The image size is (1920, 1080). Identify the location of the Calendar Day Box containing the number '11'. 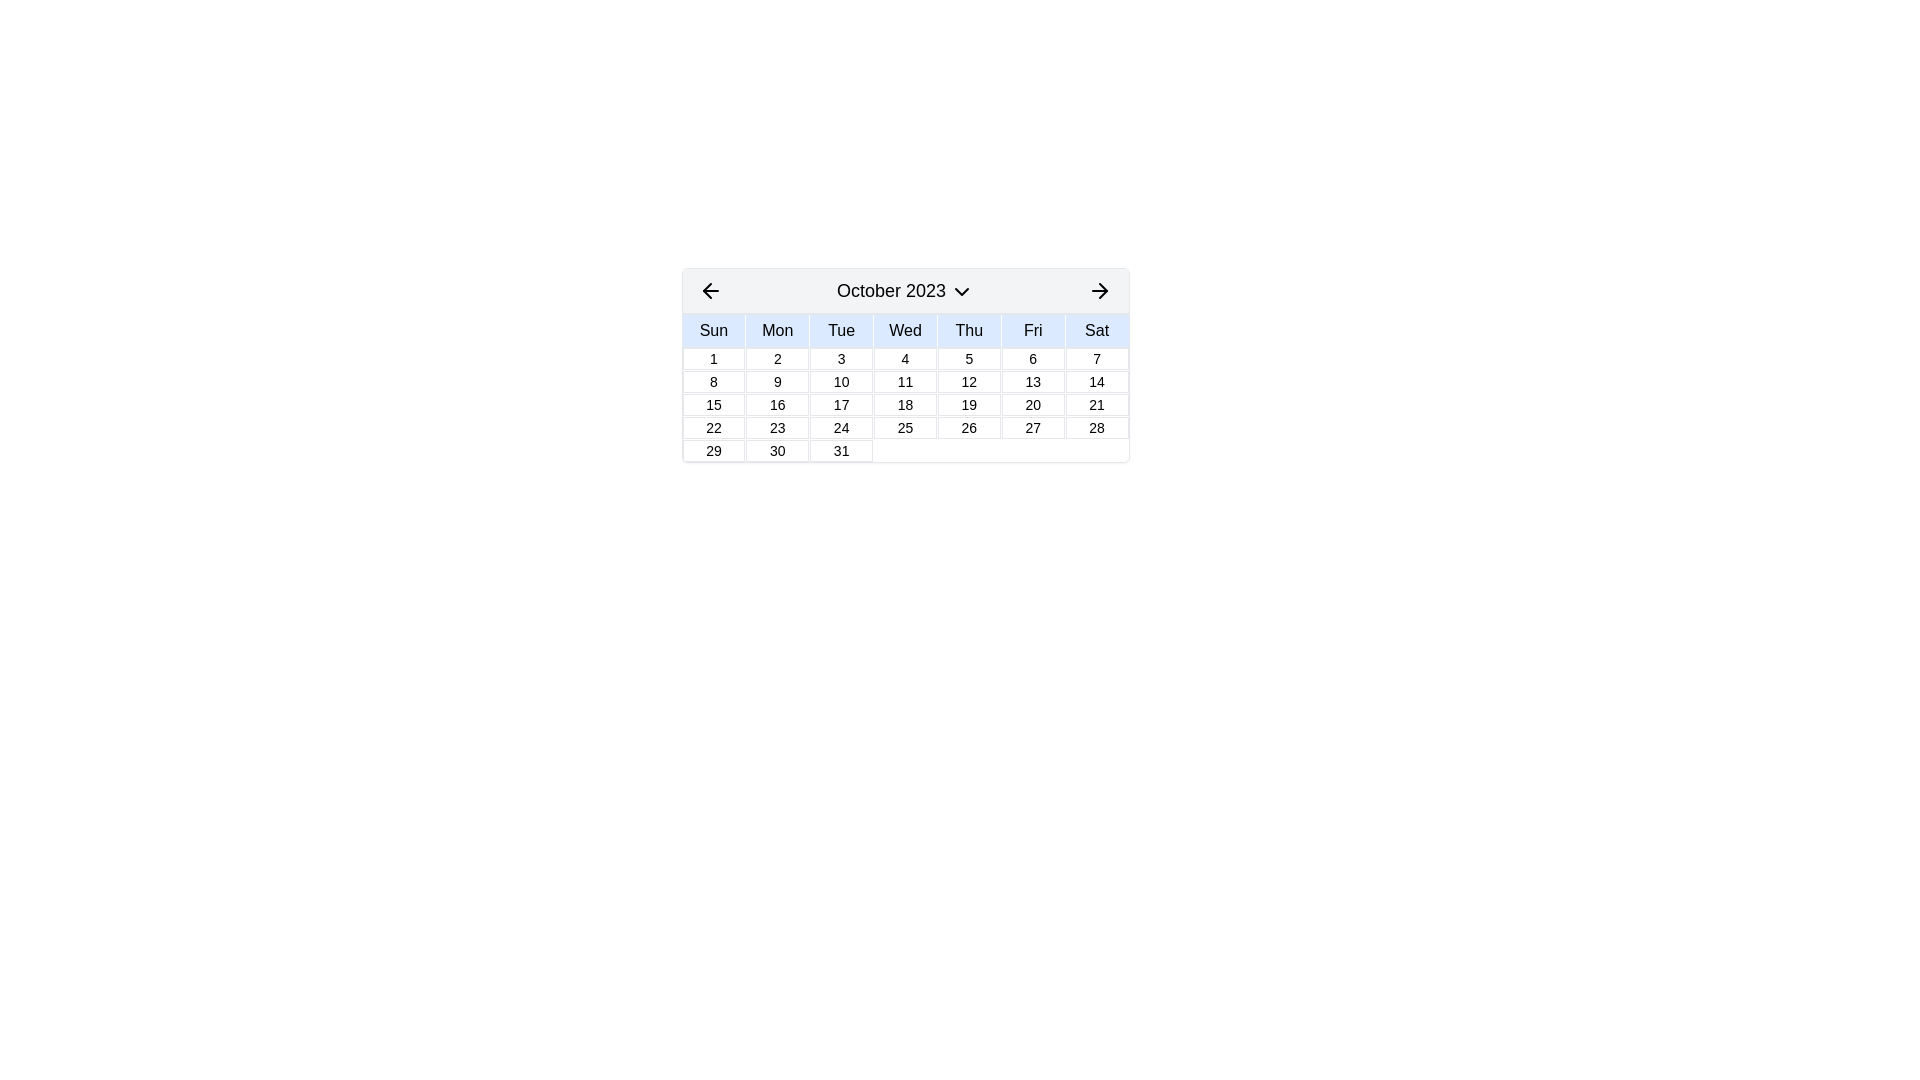
(904, 381).